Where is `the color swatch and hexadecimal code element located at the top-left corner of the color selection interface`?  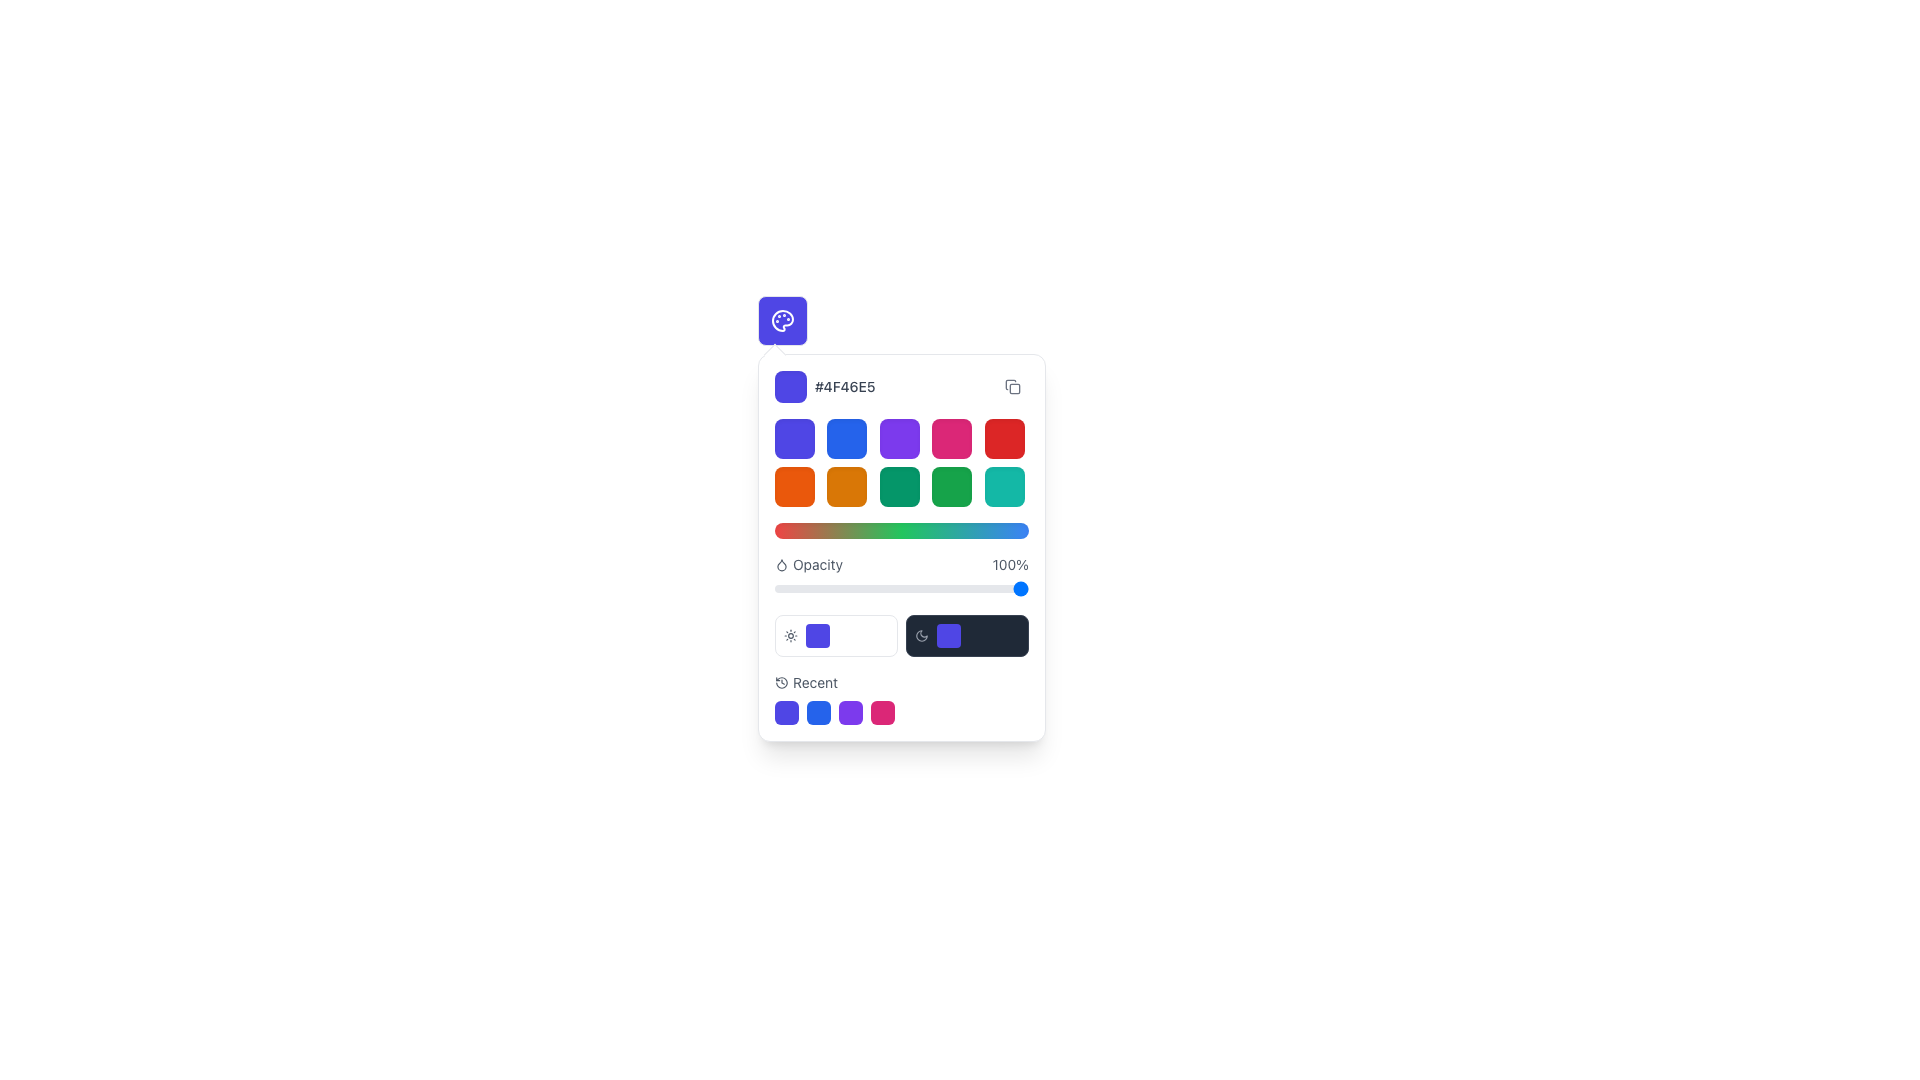 the color swatch and hexadecimal code element located at the top-left corner of the color selection interface is located at coordinates (825, 386).